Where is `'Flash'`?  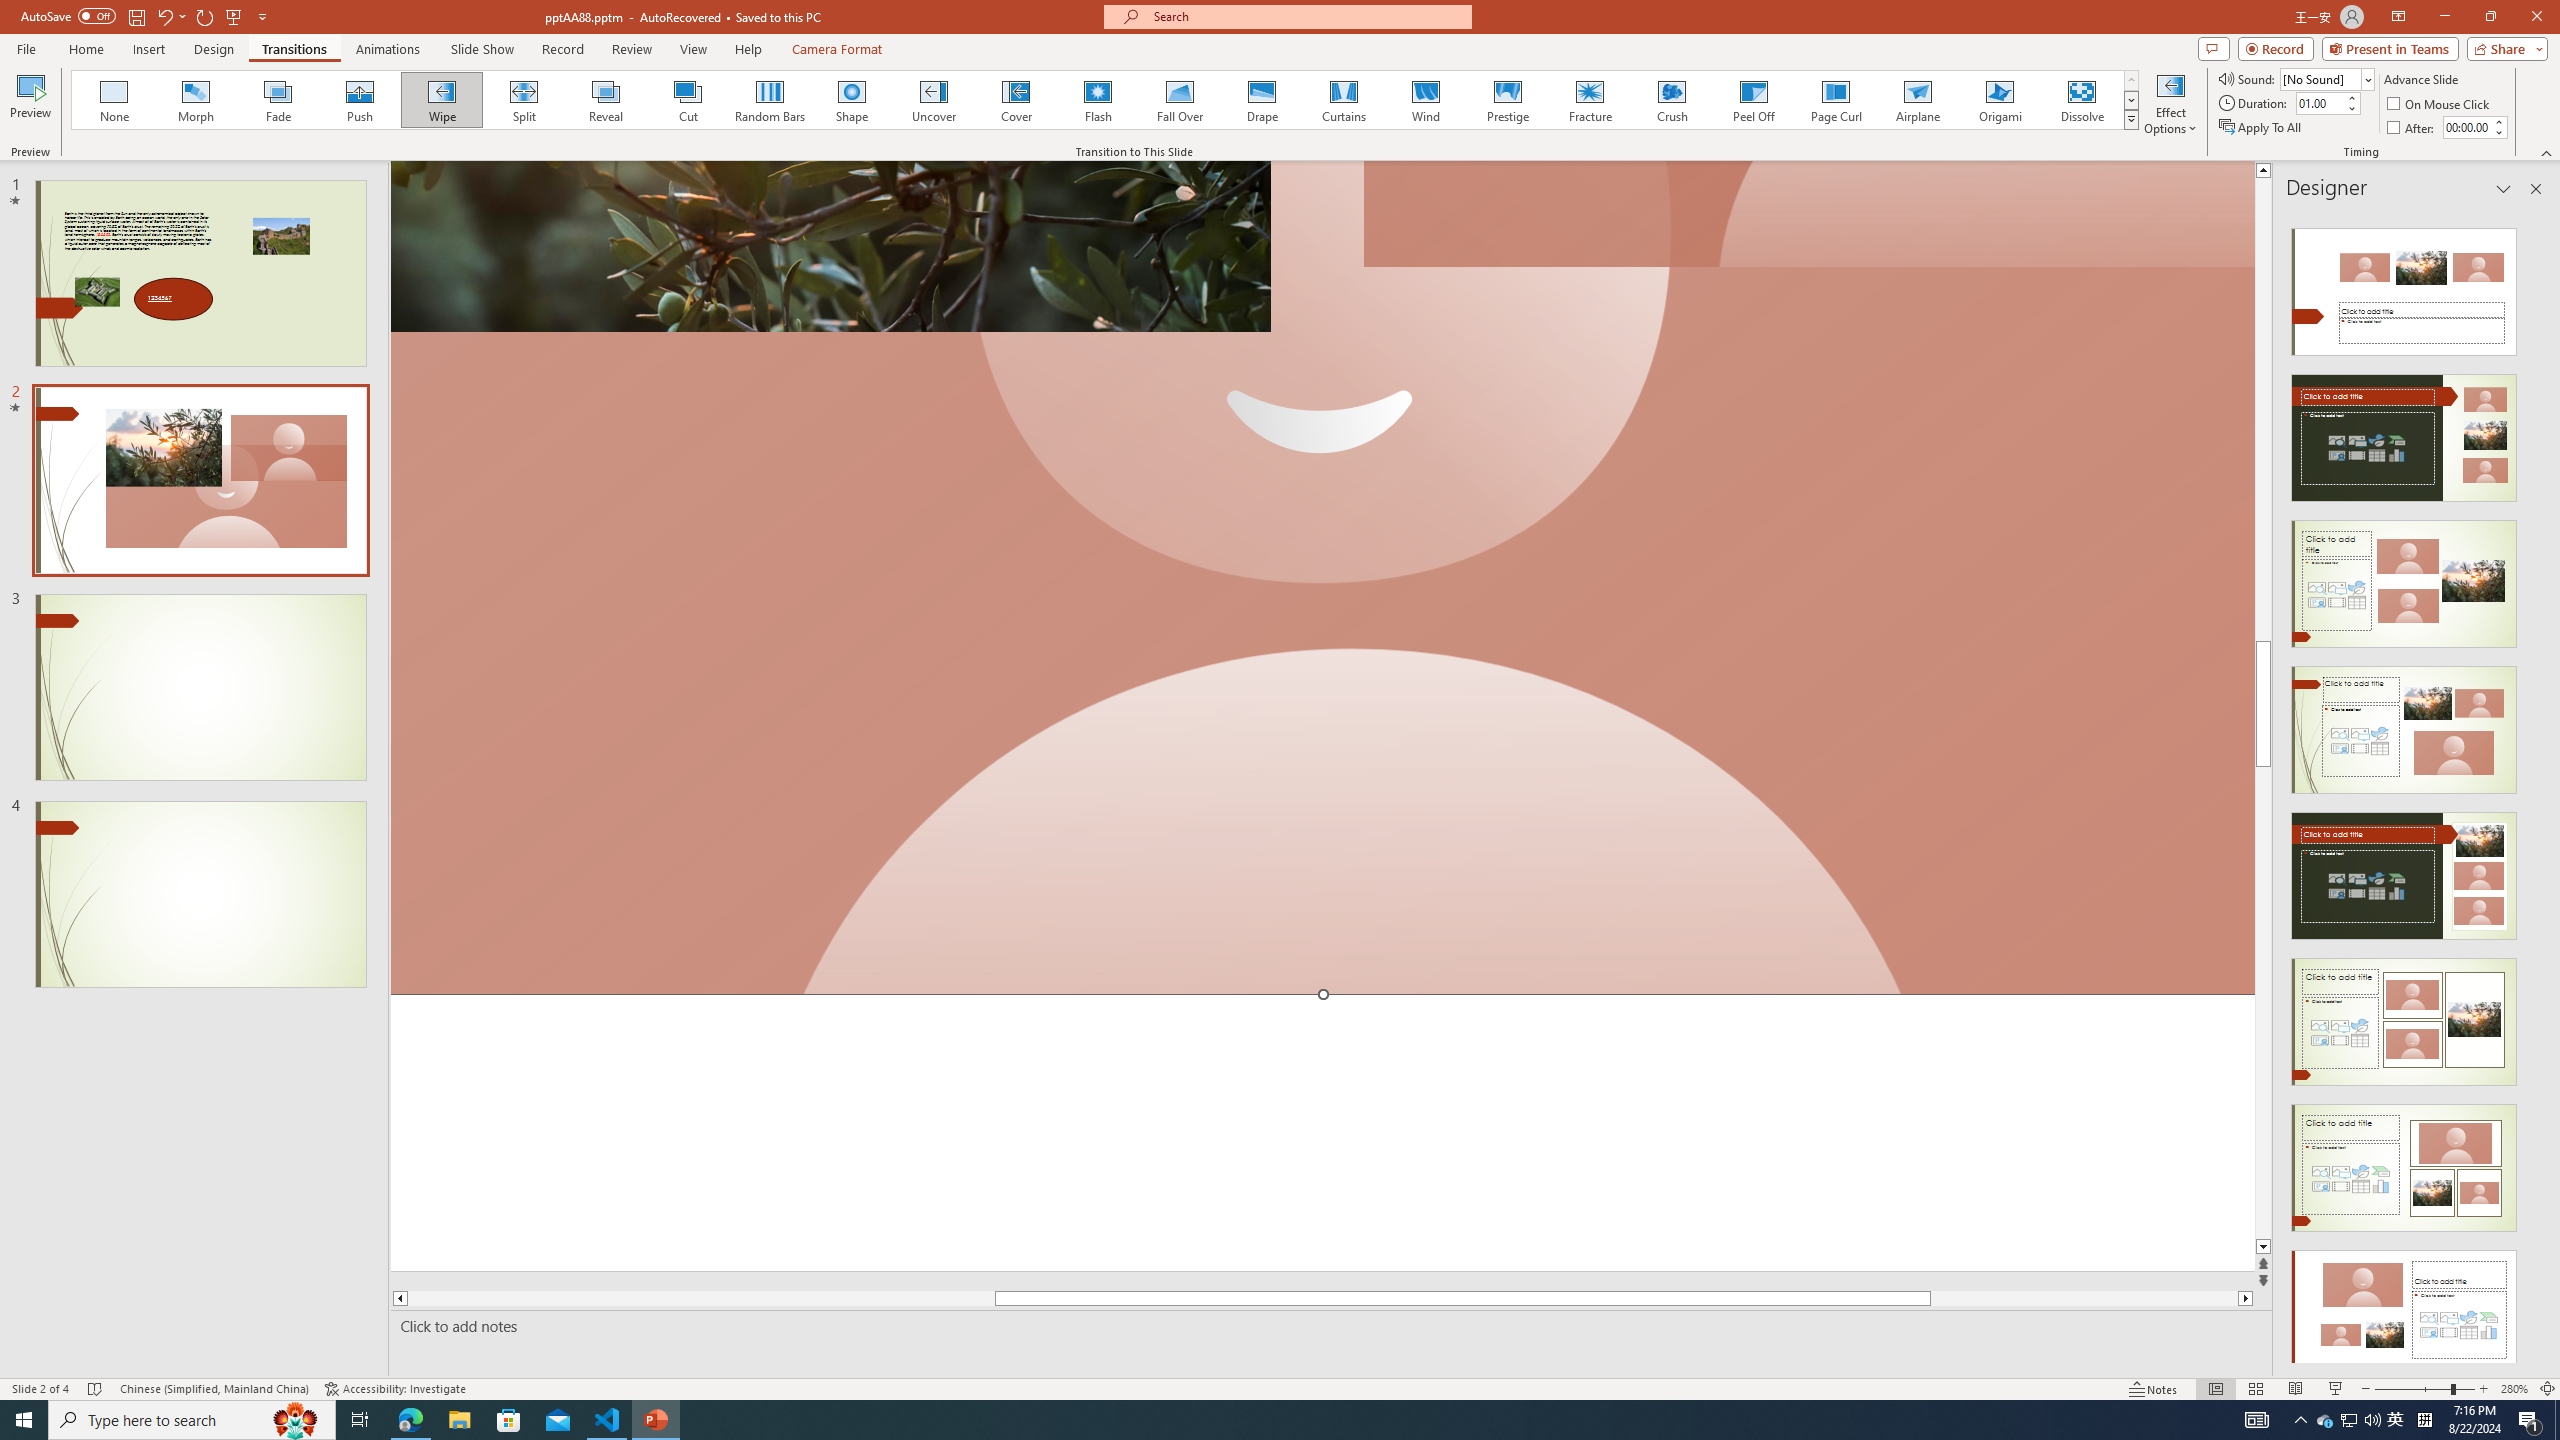 'Flash' is located at coordinates (1097, 99).